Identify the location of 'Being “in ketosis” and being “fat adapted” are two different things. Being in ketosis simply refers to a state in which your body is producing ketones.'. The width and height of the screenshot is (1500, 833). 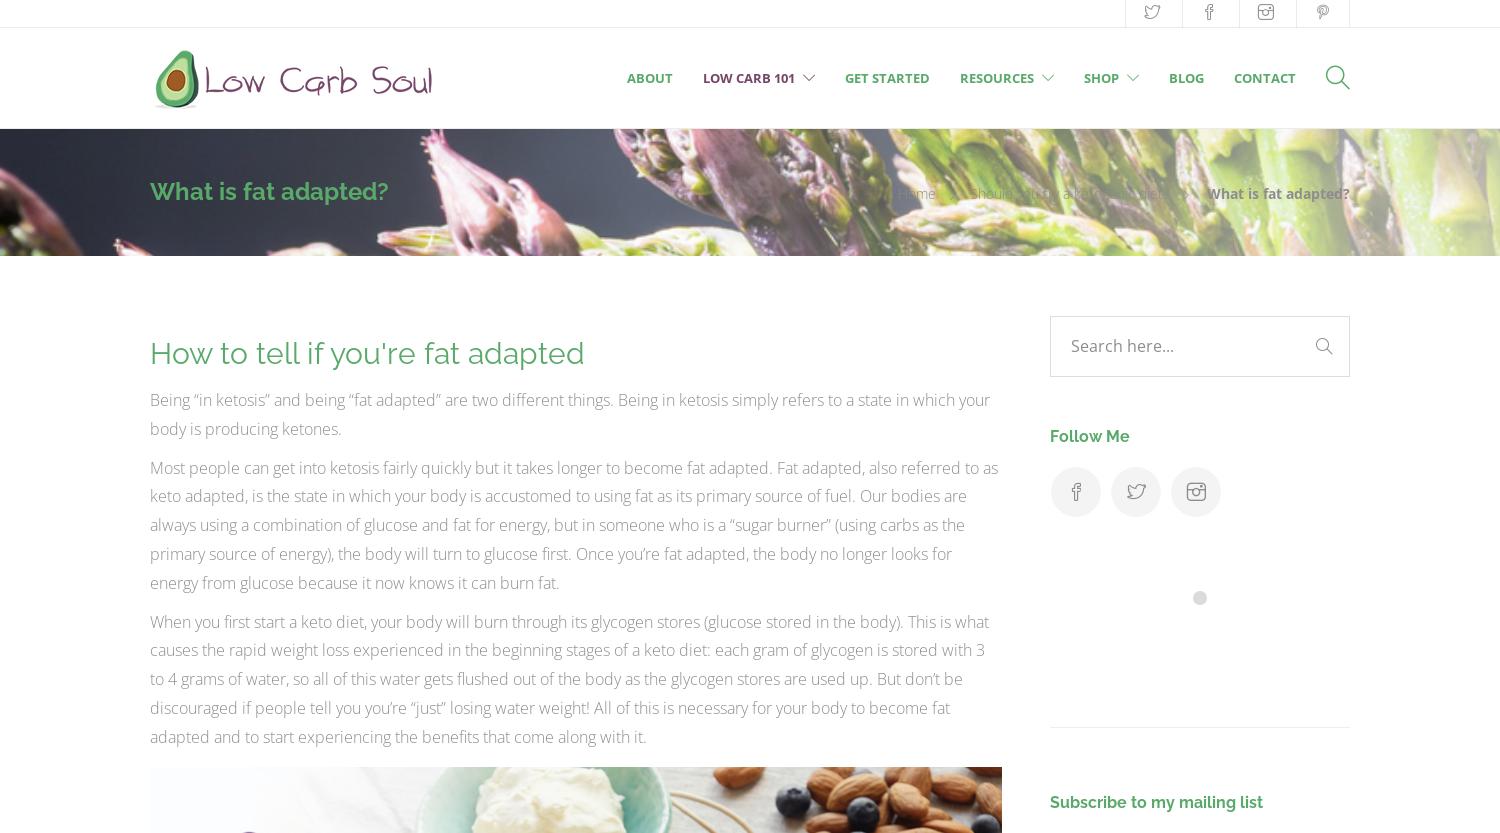
(569, 414).